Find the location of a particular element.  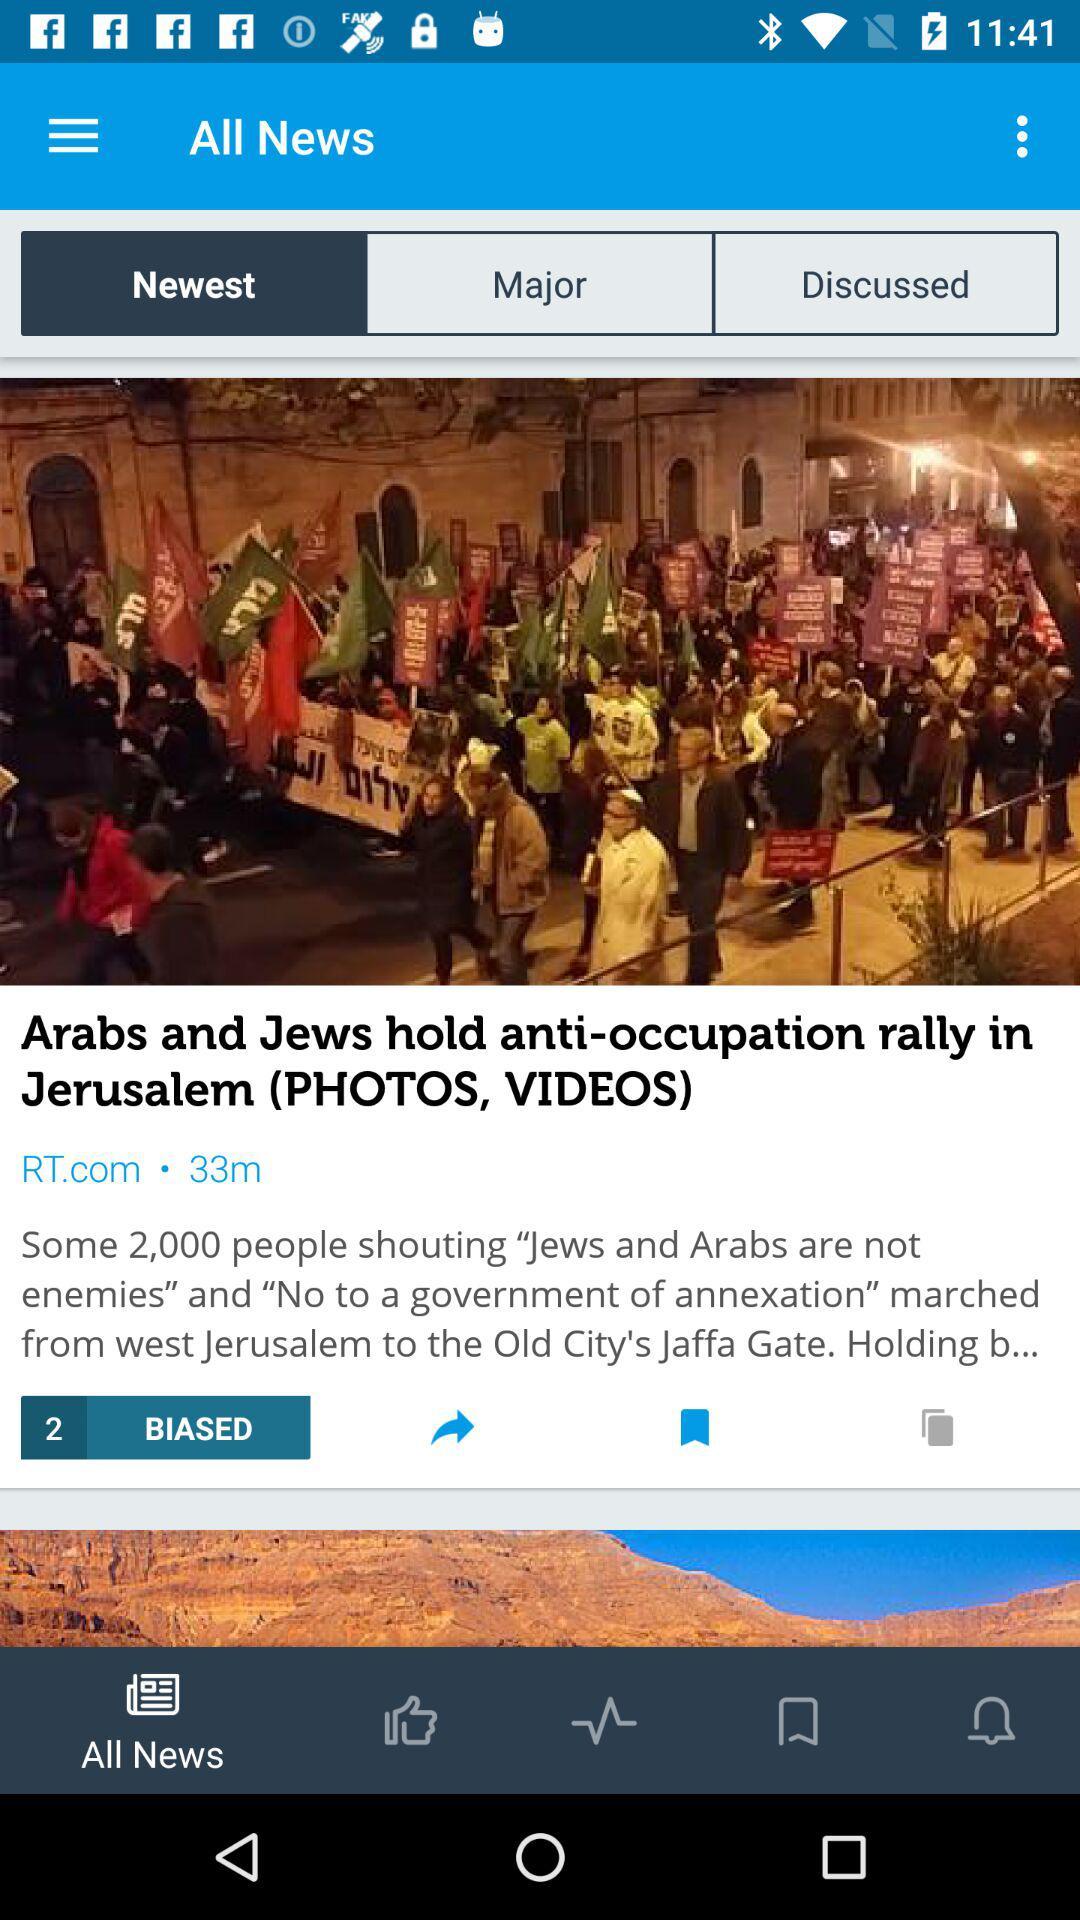

icon to the left of the discussed is located at coordinates (538, 282).